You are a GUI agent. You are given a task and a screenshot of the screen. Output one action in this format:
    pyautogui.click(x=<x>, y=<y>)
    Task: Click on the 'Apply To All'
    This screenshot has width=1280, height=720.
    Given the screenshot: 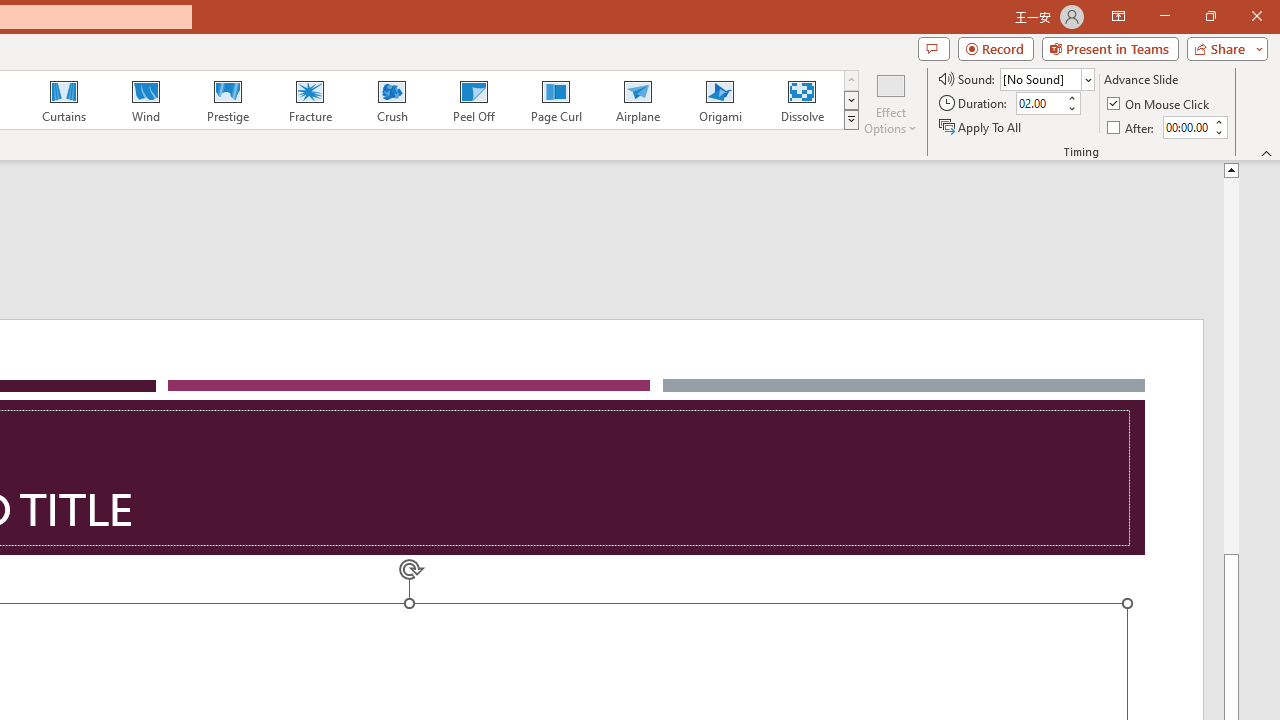 What is the action you would take?
    pyautogui.click(x=981, y=127)
    